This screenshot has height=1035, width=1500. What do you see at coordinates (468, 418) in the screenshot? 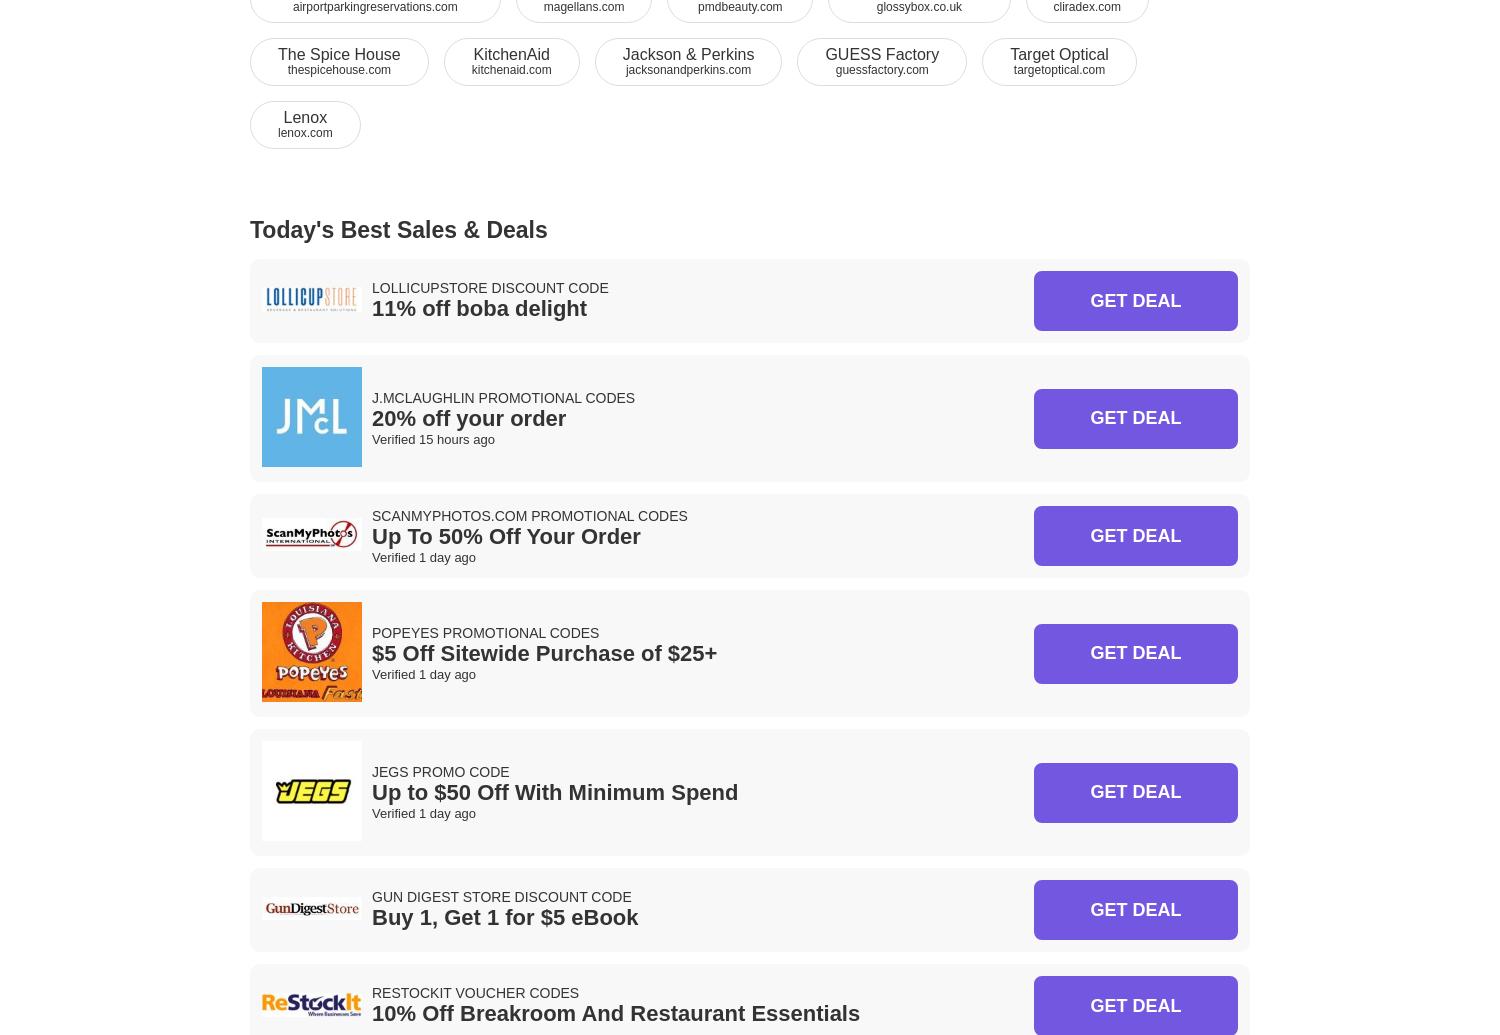
I see `'20% off your order'` at bounding box center [468, 418].